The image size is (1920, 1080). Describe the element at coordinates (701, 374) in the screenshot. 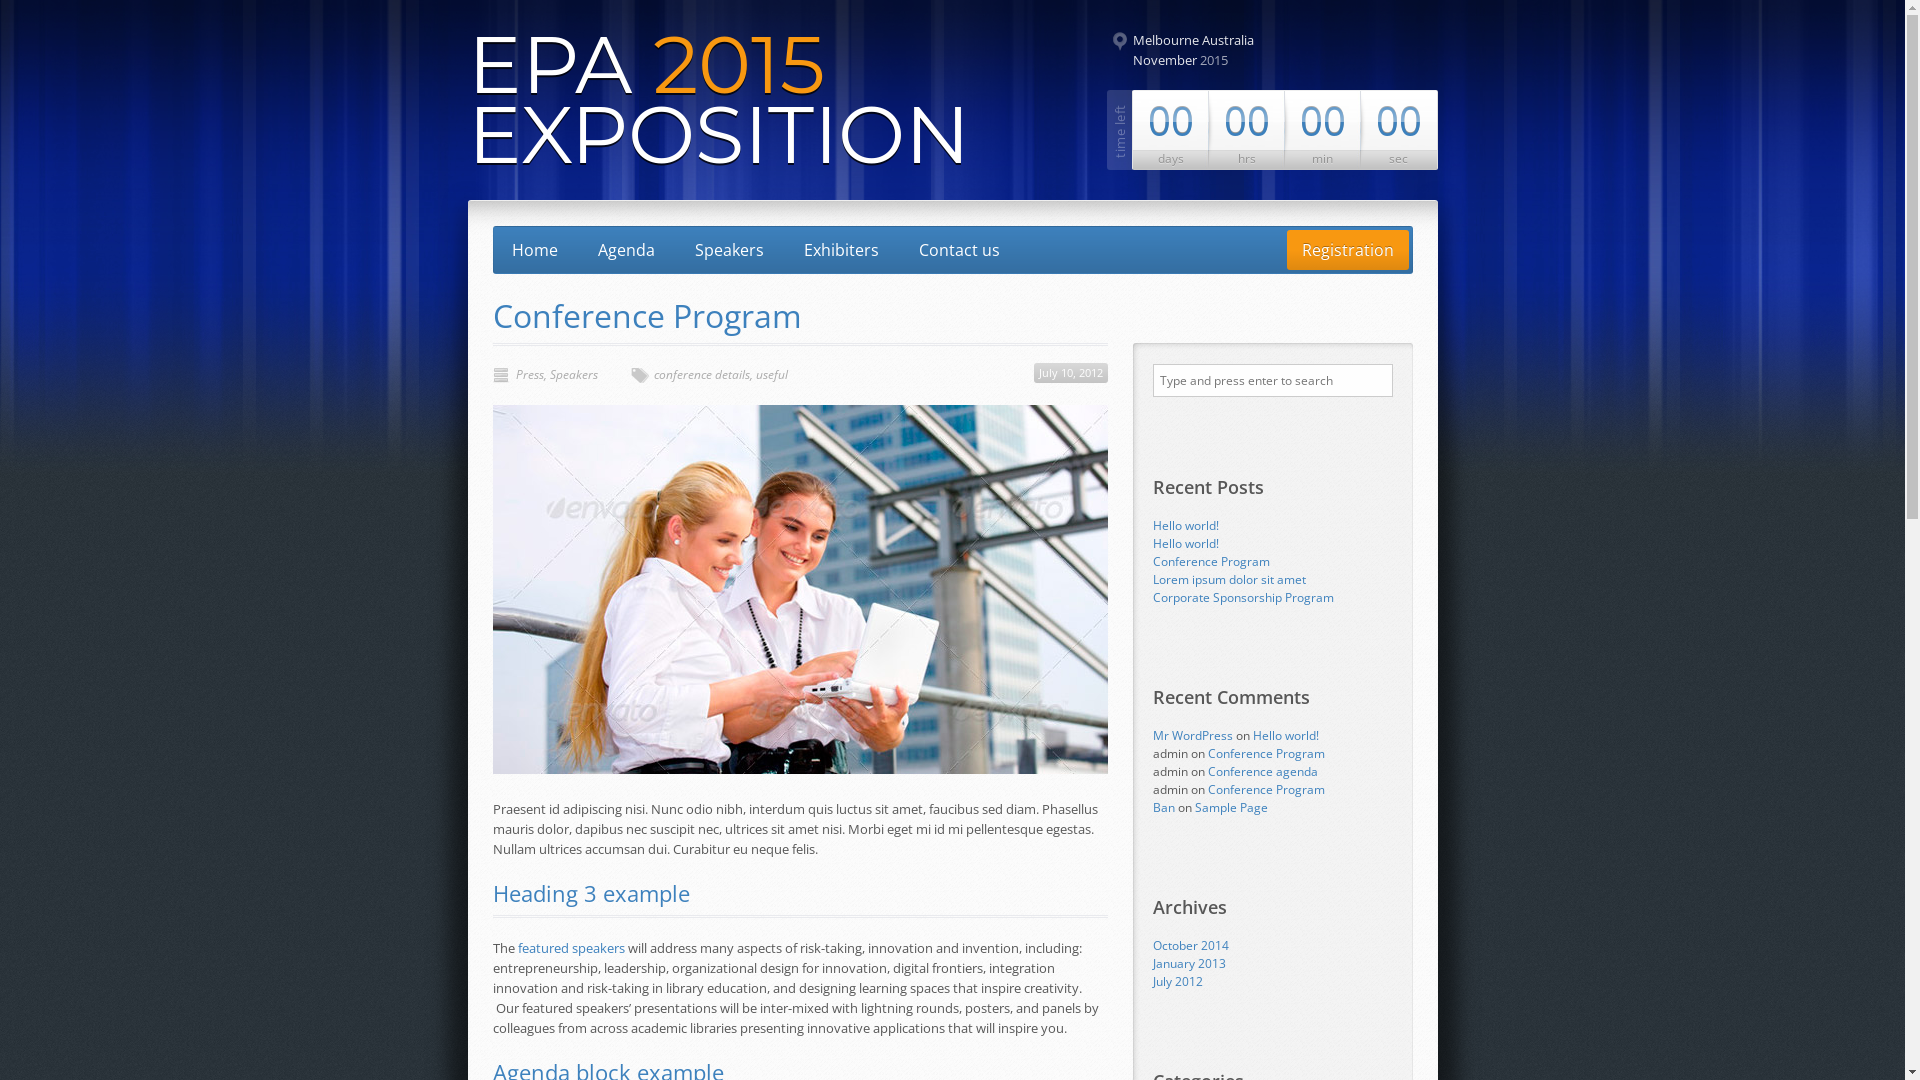

I see `'conference details'` at that location.